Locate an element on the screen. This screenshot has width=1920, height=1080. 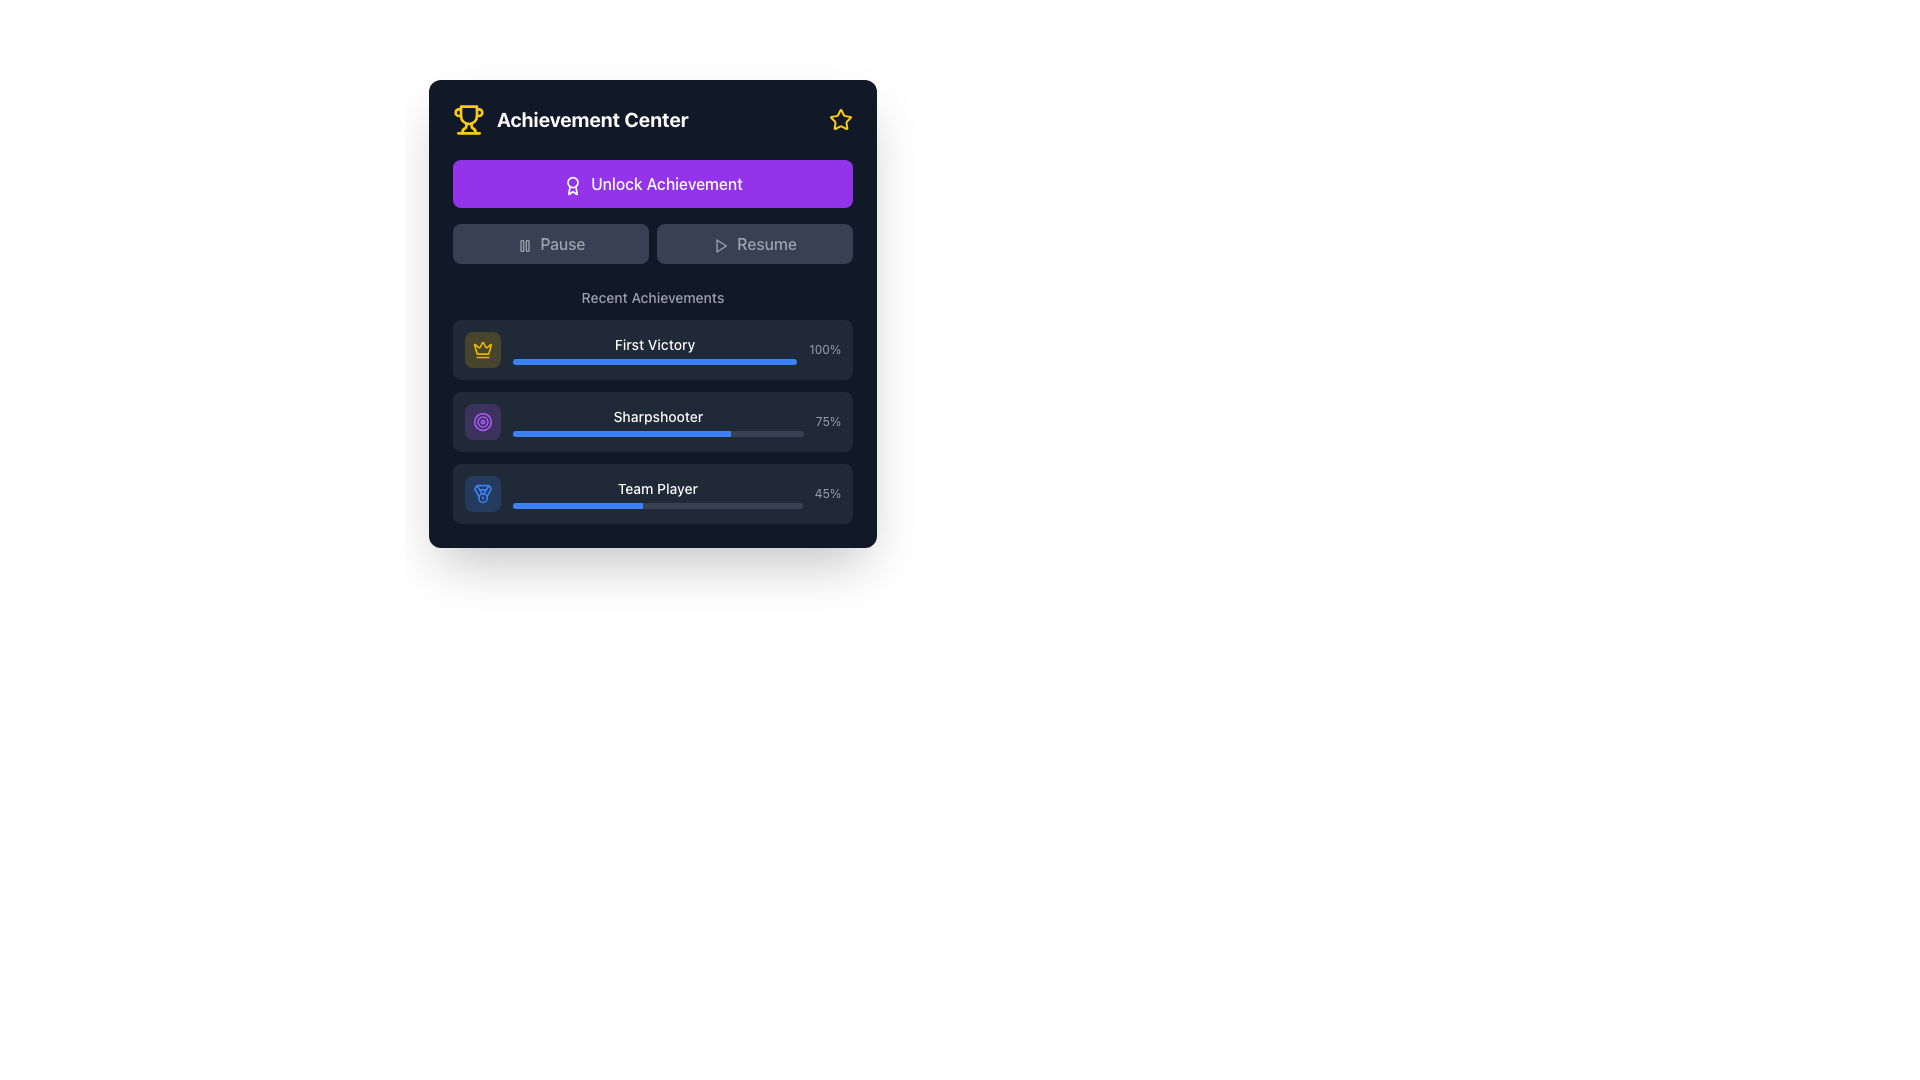
the 'Resume' button, which is the second button in a horizontal group, located to the right of the 'Pause' button is located at coordinates (753, 242).